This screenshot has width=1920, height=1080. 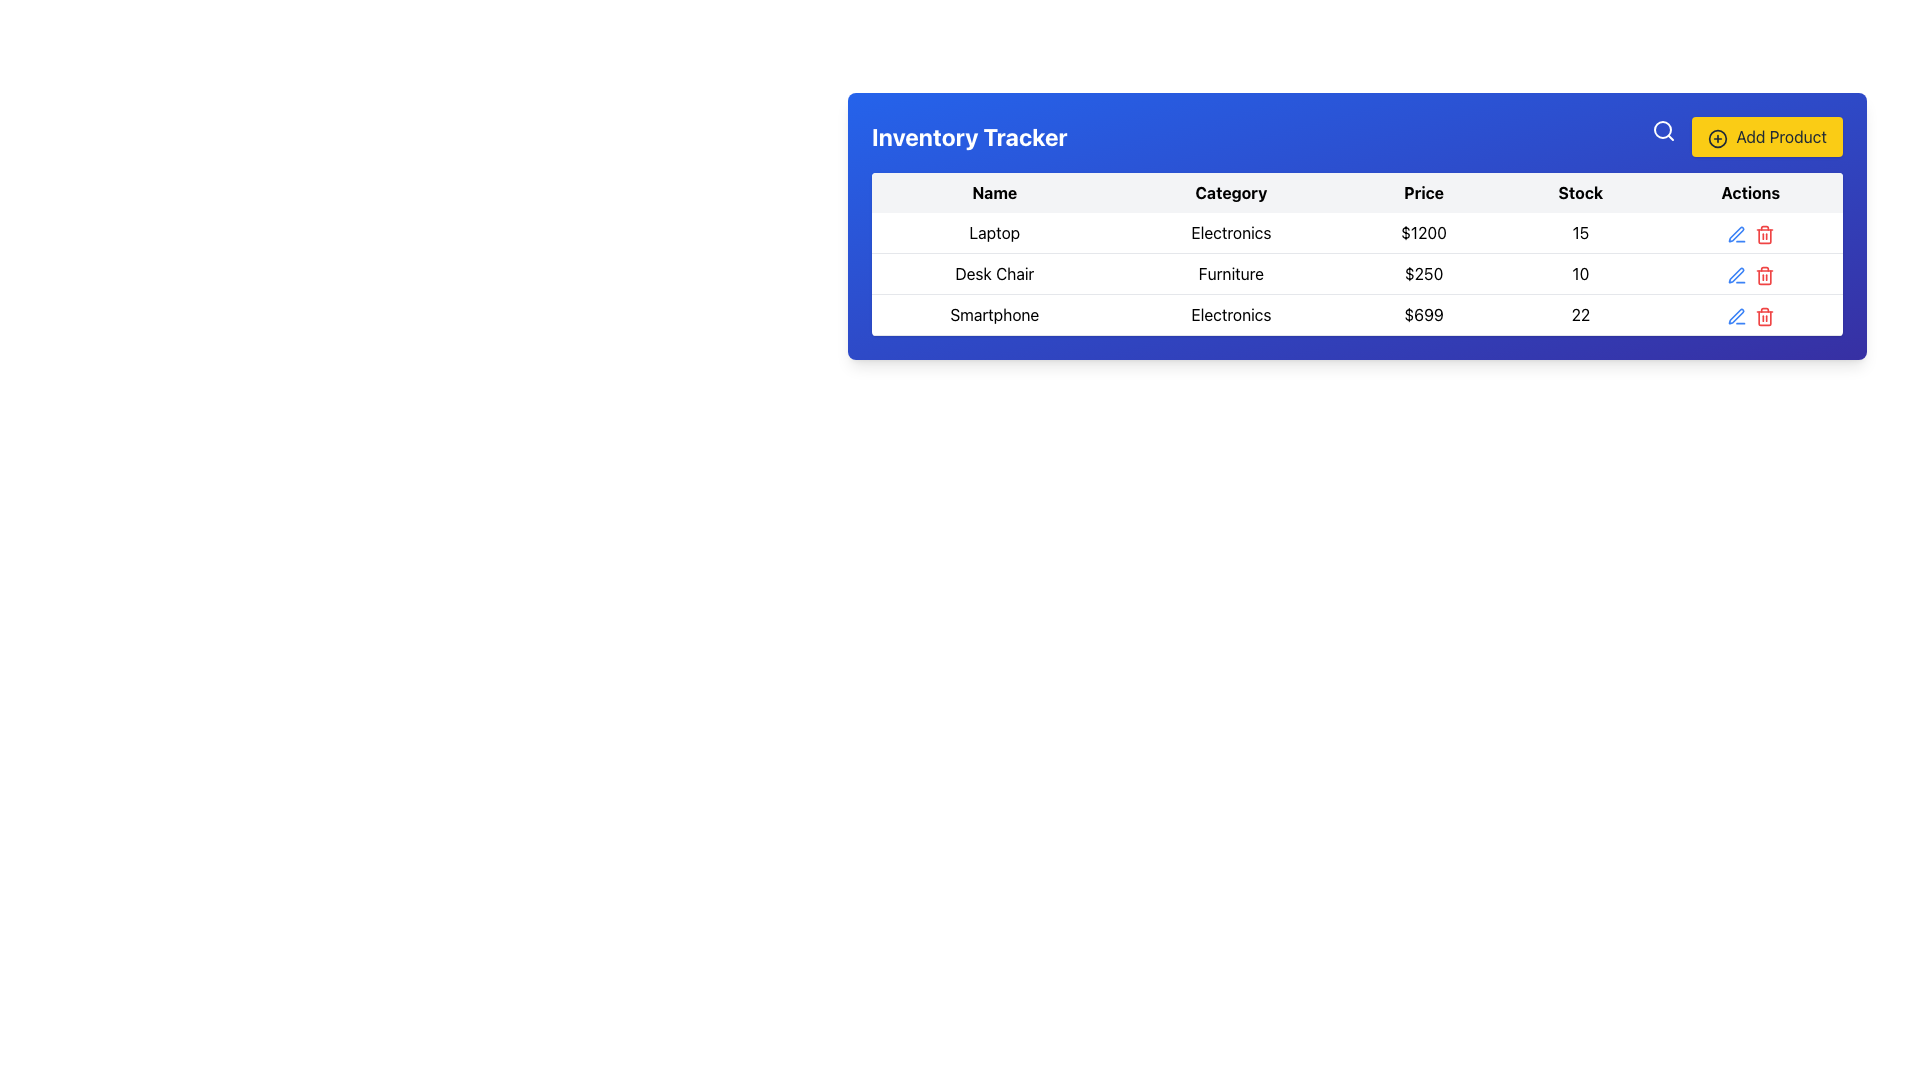 What do you see at coordinates (1717, 137) in the screenshot?
I see `the circular outline of the decorative component inside the yellow 'Add Product' button located in the top-right area of the interface` at bounding box center [1717, 137].